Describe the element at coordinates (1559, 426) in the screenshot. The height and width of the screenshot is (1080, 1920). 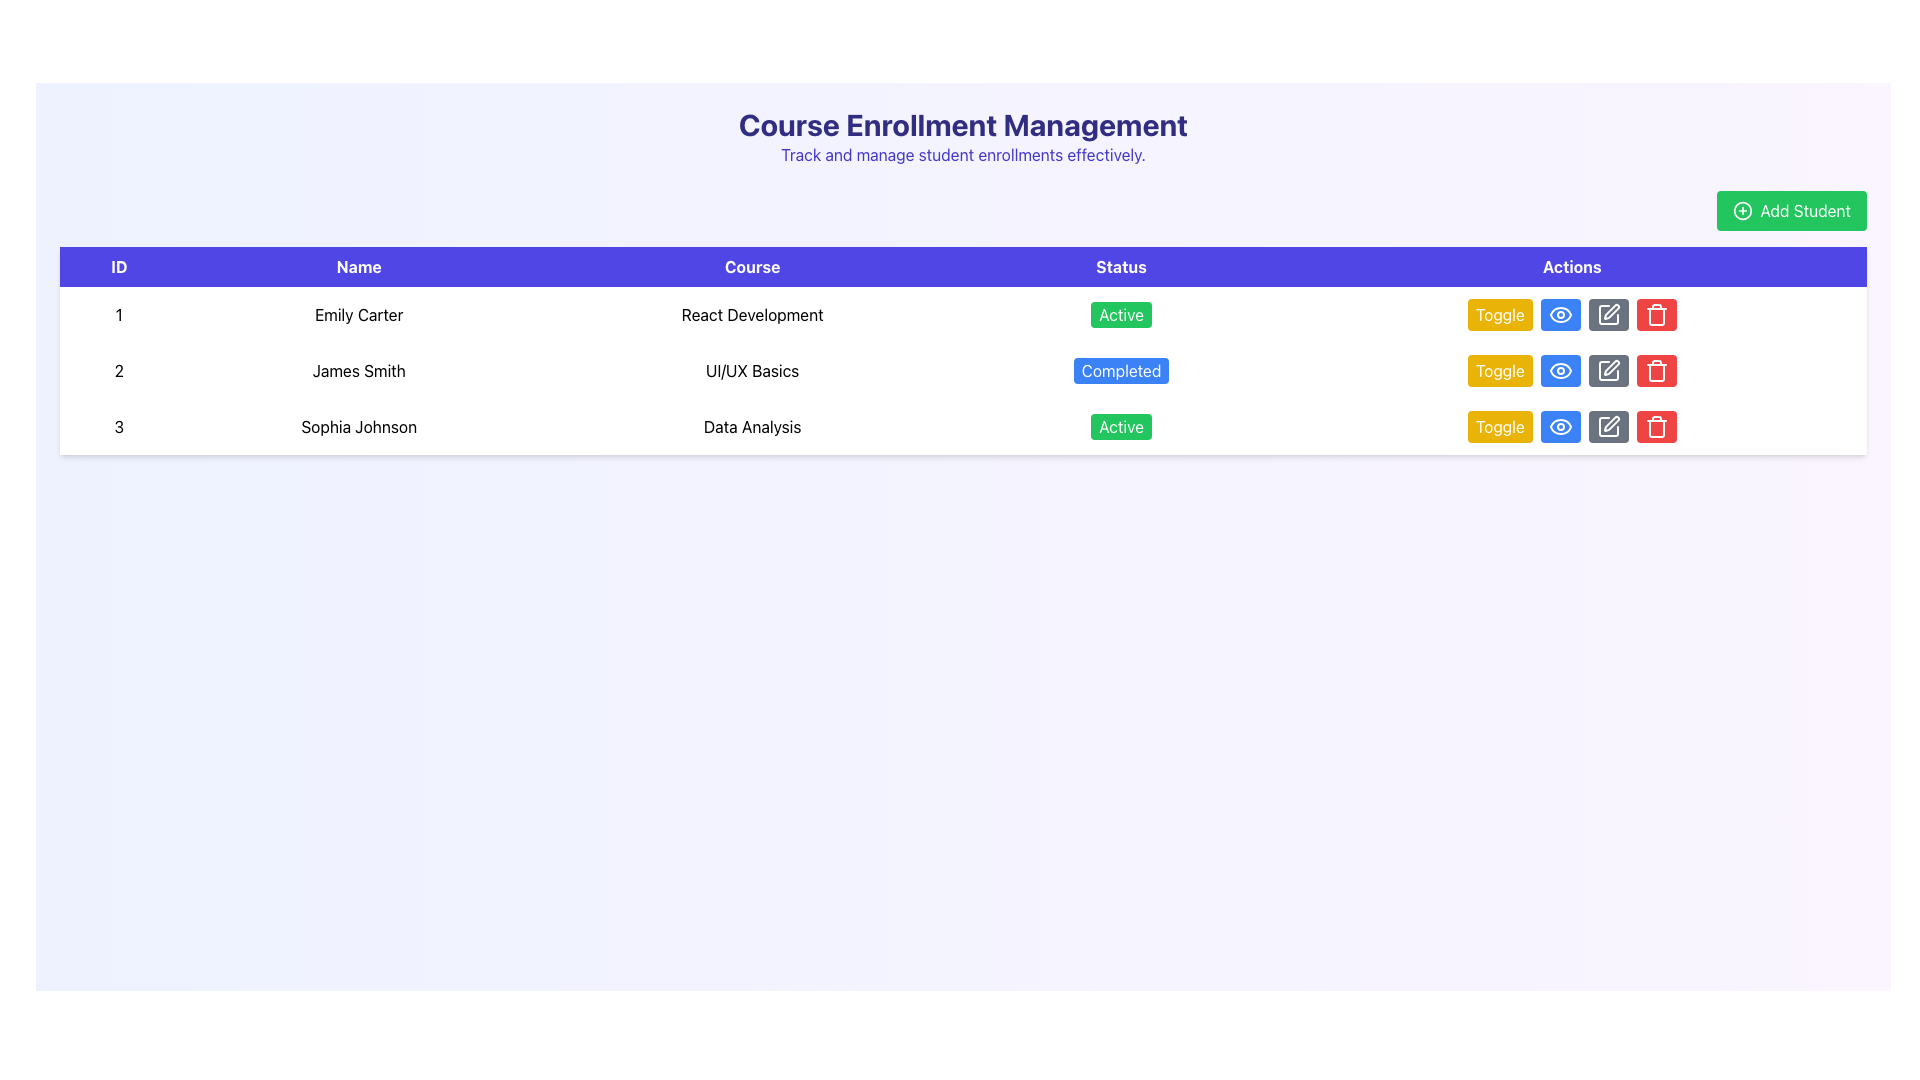
I see `the visual indication icon in the Actions column of the third row of the table` at that location.